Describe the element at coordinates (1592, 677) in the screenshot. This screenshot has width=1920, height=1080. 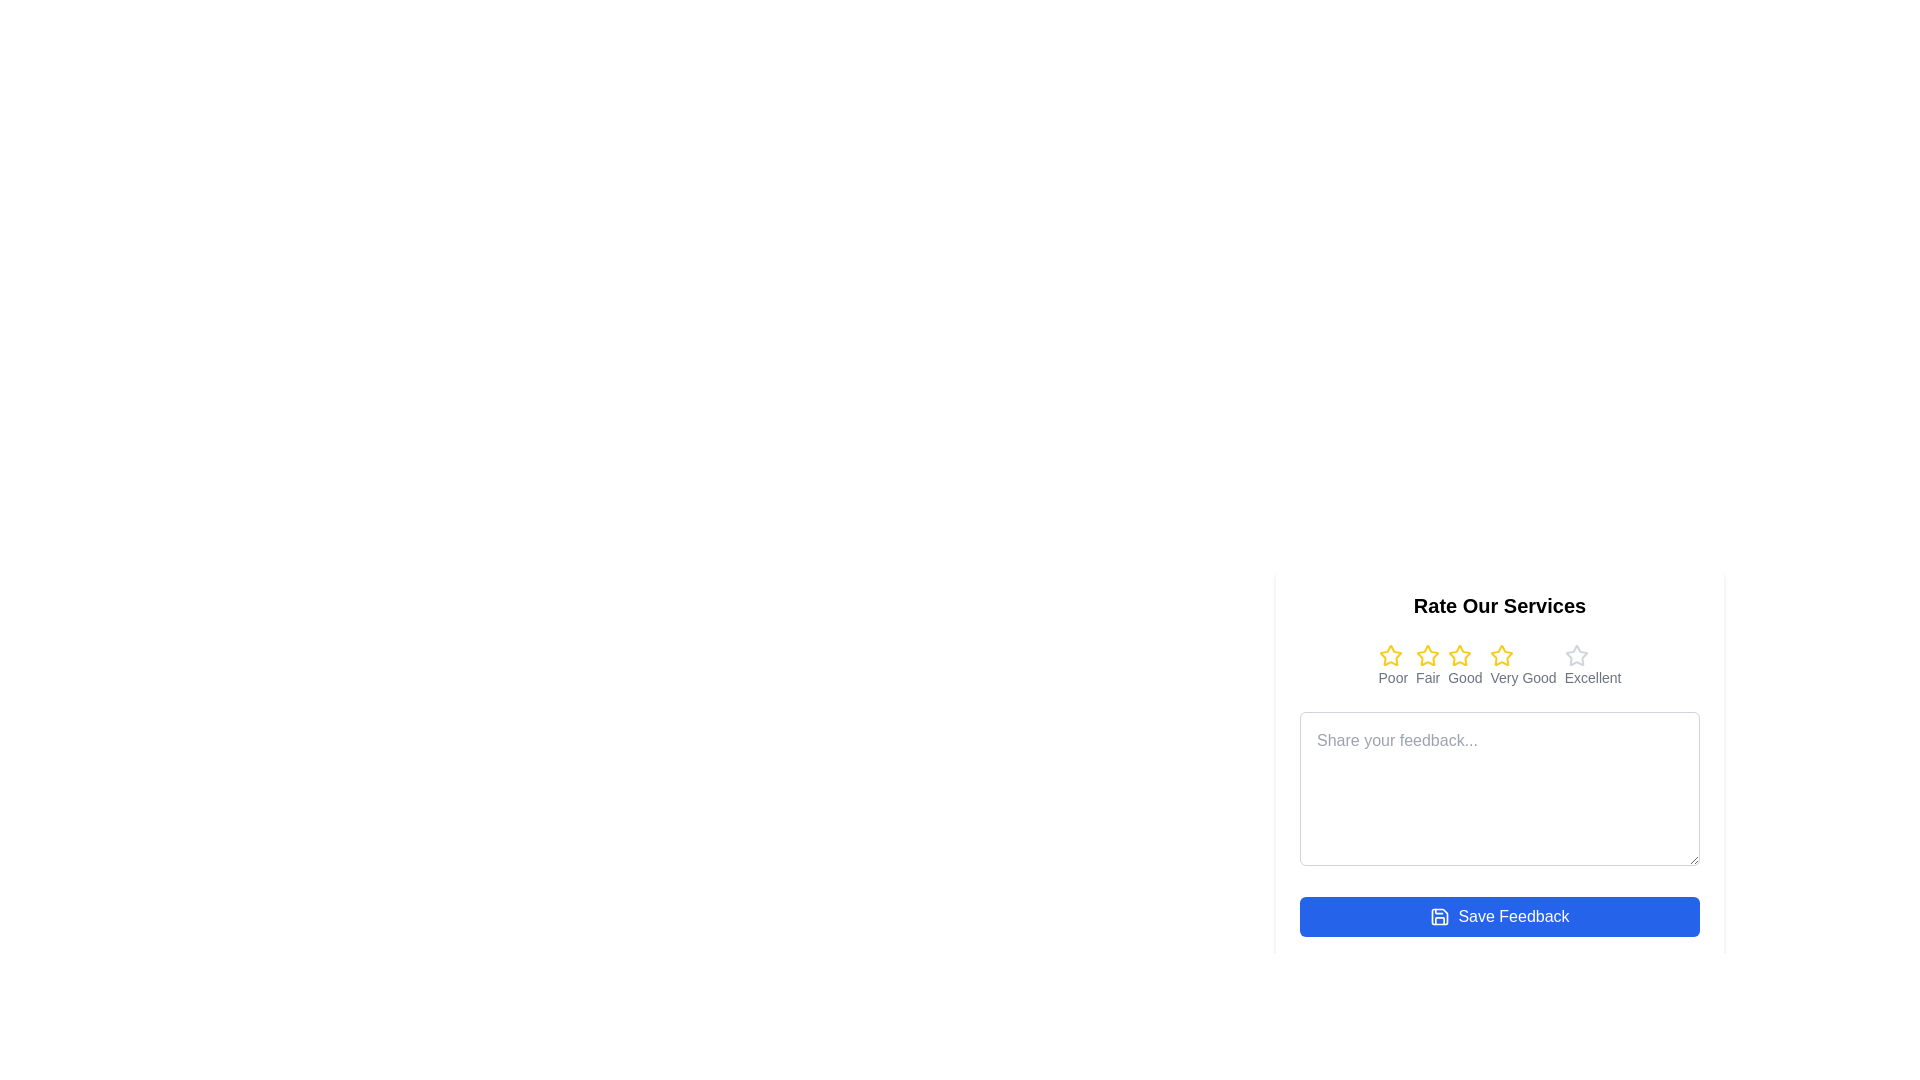
I see `the label indicating an 'Excellent' rating, which is located beneath the last star in a row of five stars` at that location.